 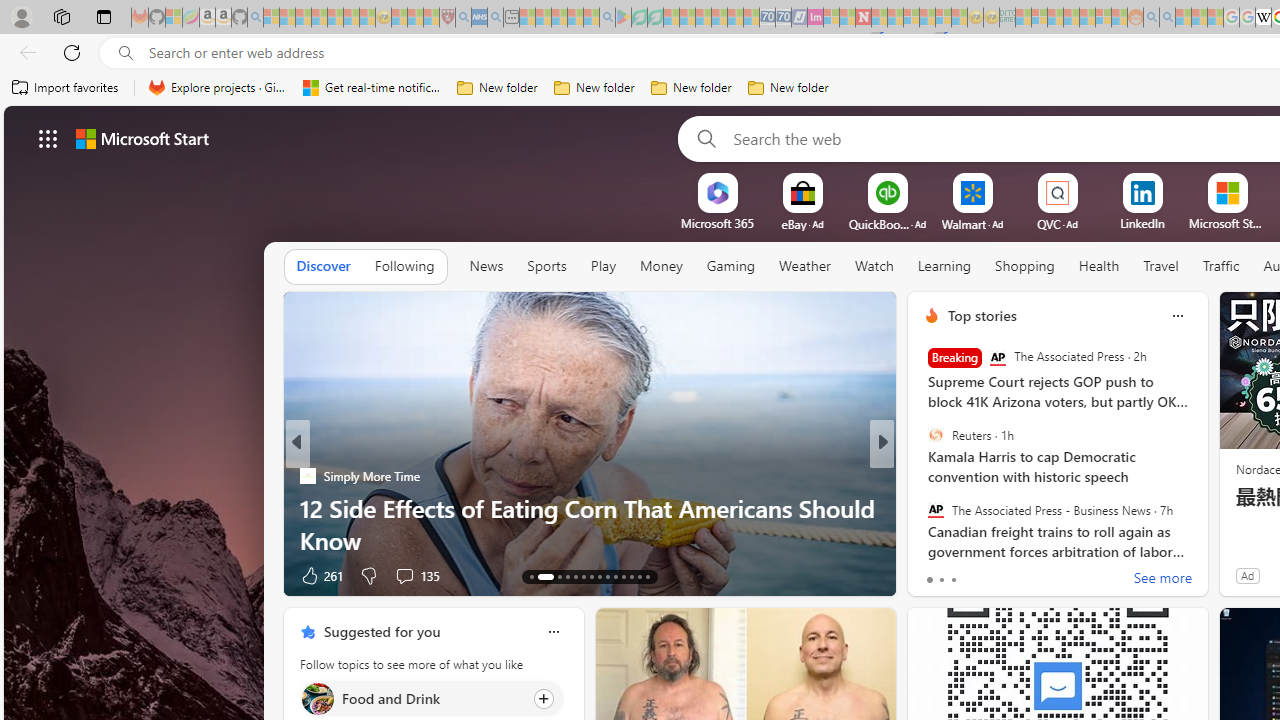 What do you see at coordinates (766, 17) in the screenshot?
I see `'Cheap Car Rentals - Save70.com - Sleeping'` at bounding box center [766, 17].